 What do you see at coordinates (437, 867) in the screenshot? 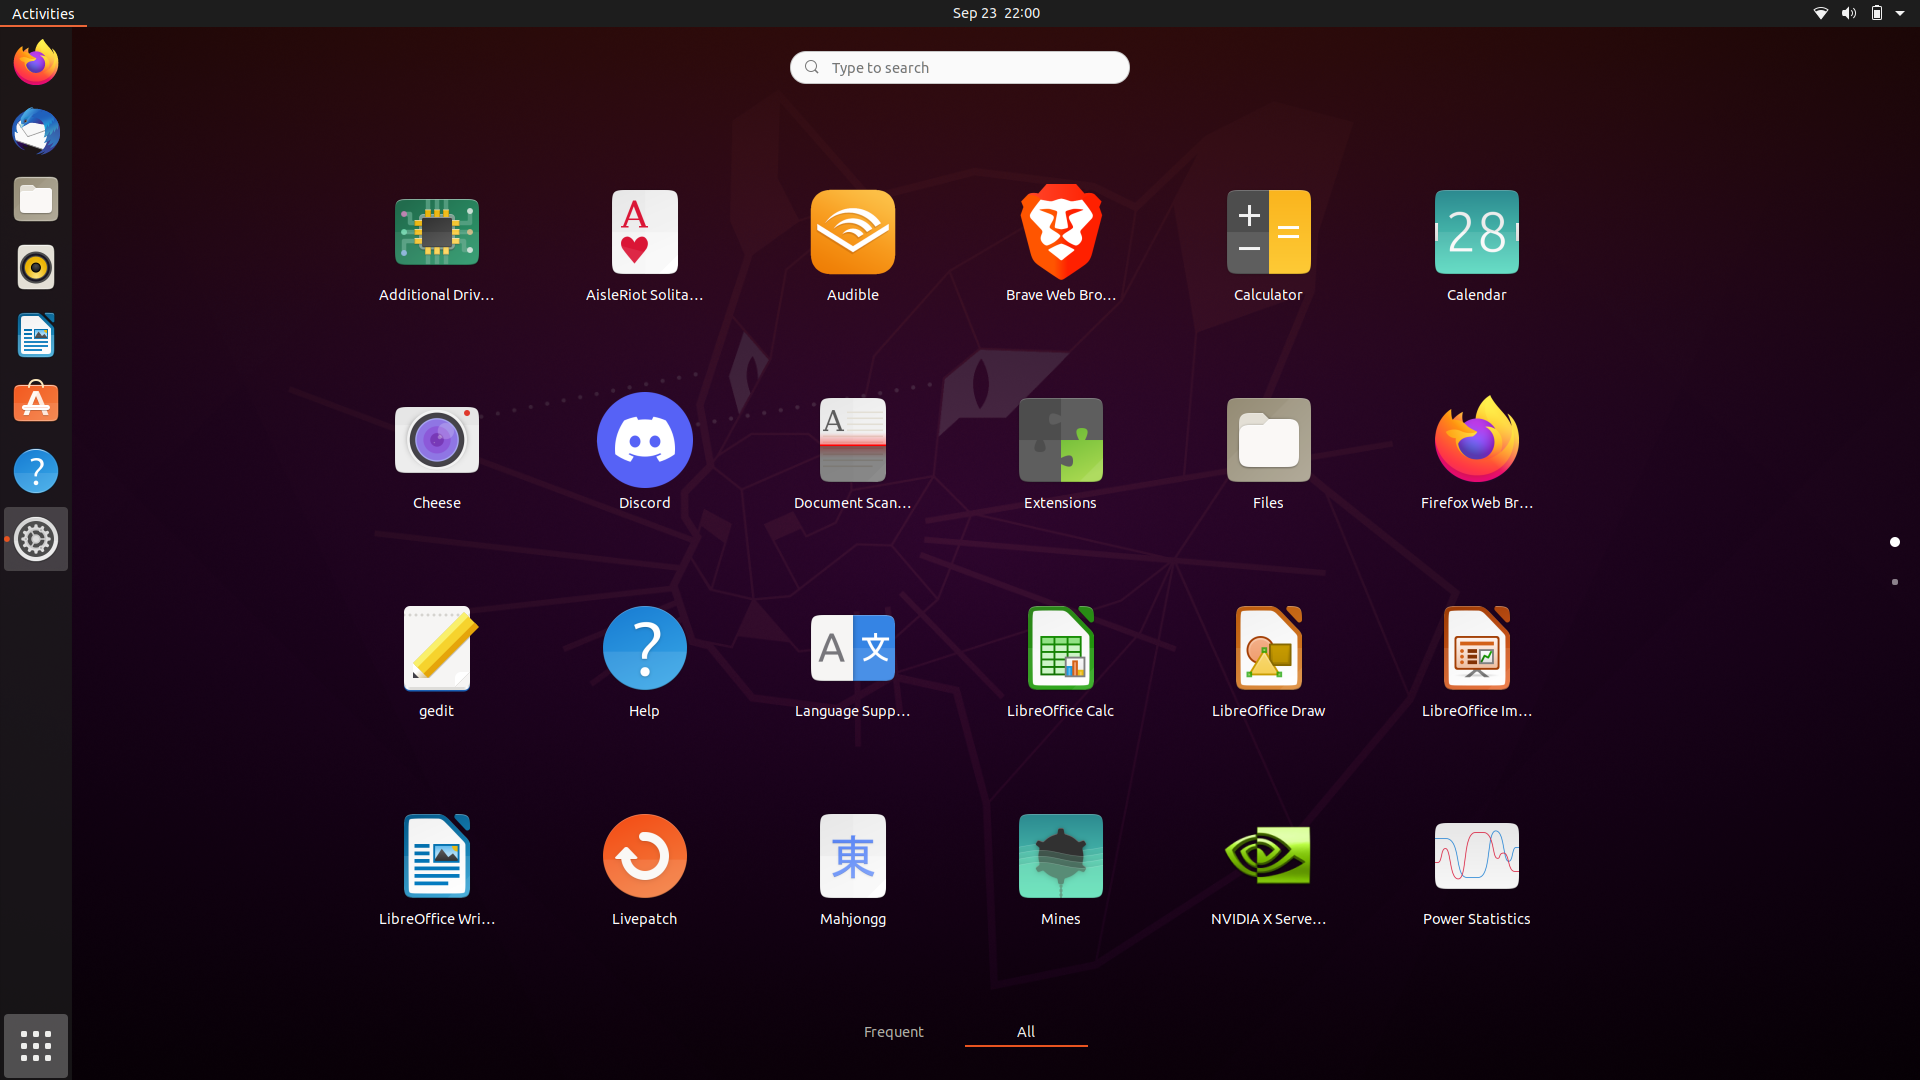
I see `Activate the Word software` at bounding box center [437, 867].